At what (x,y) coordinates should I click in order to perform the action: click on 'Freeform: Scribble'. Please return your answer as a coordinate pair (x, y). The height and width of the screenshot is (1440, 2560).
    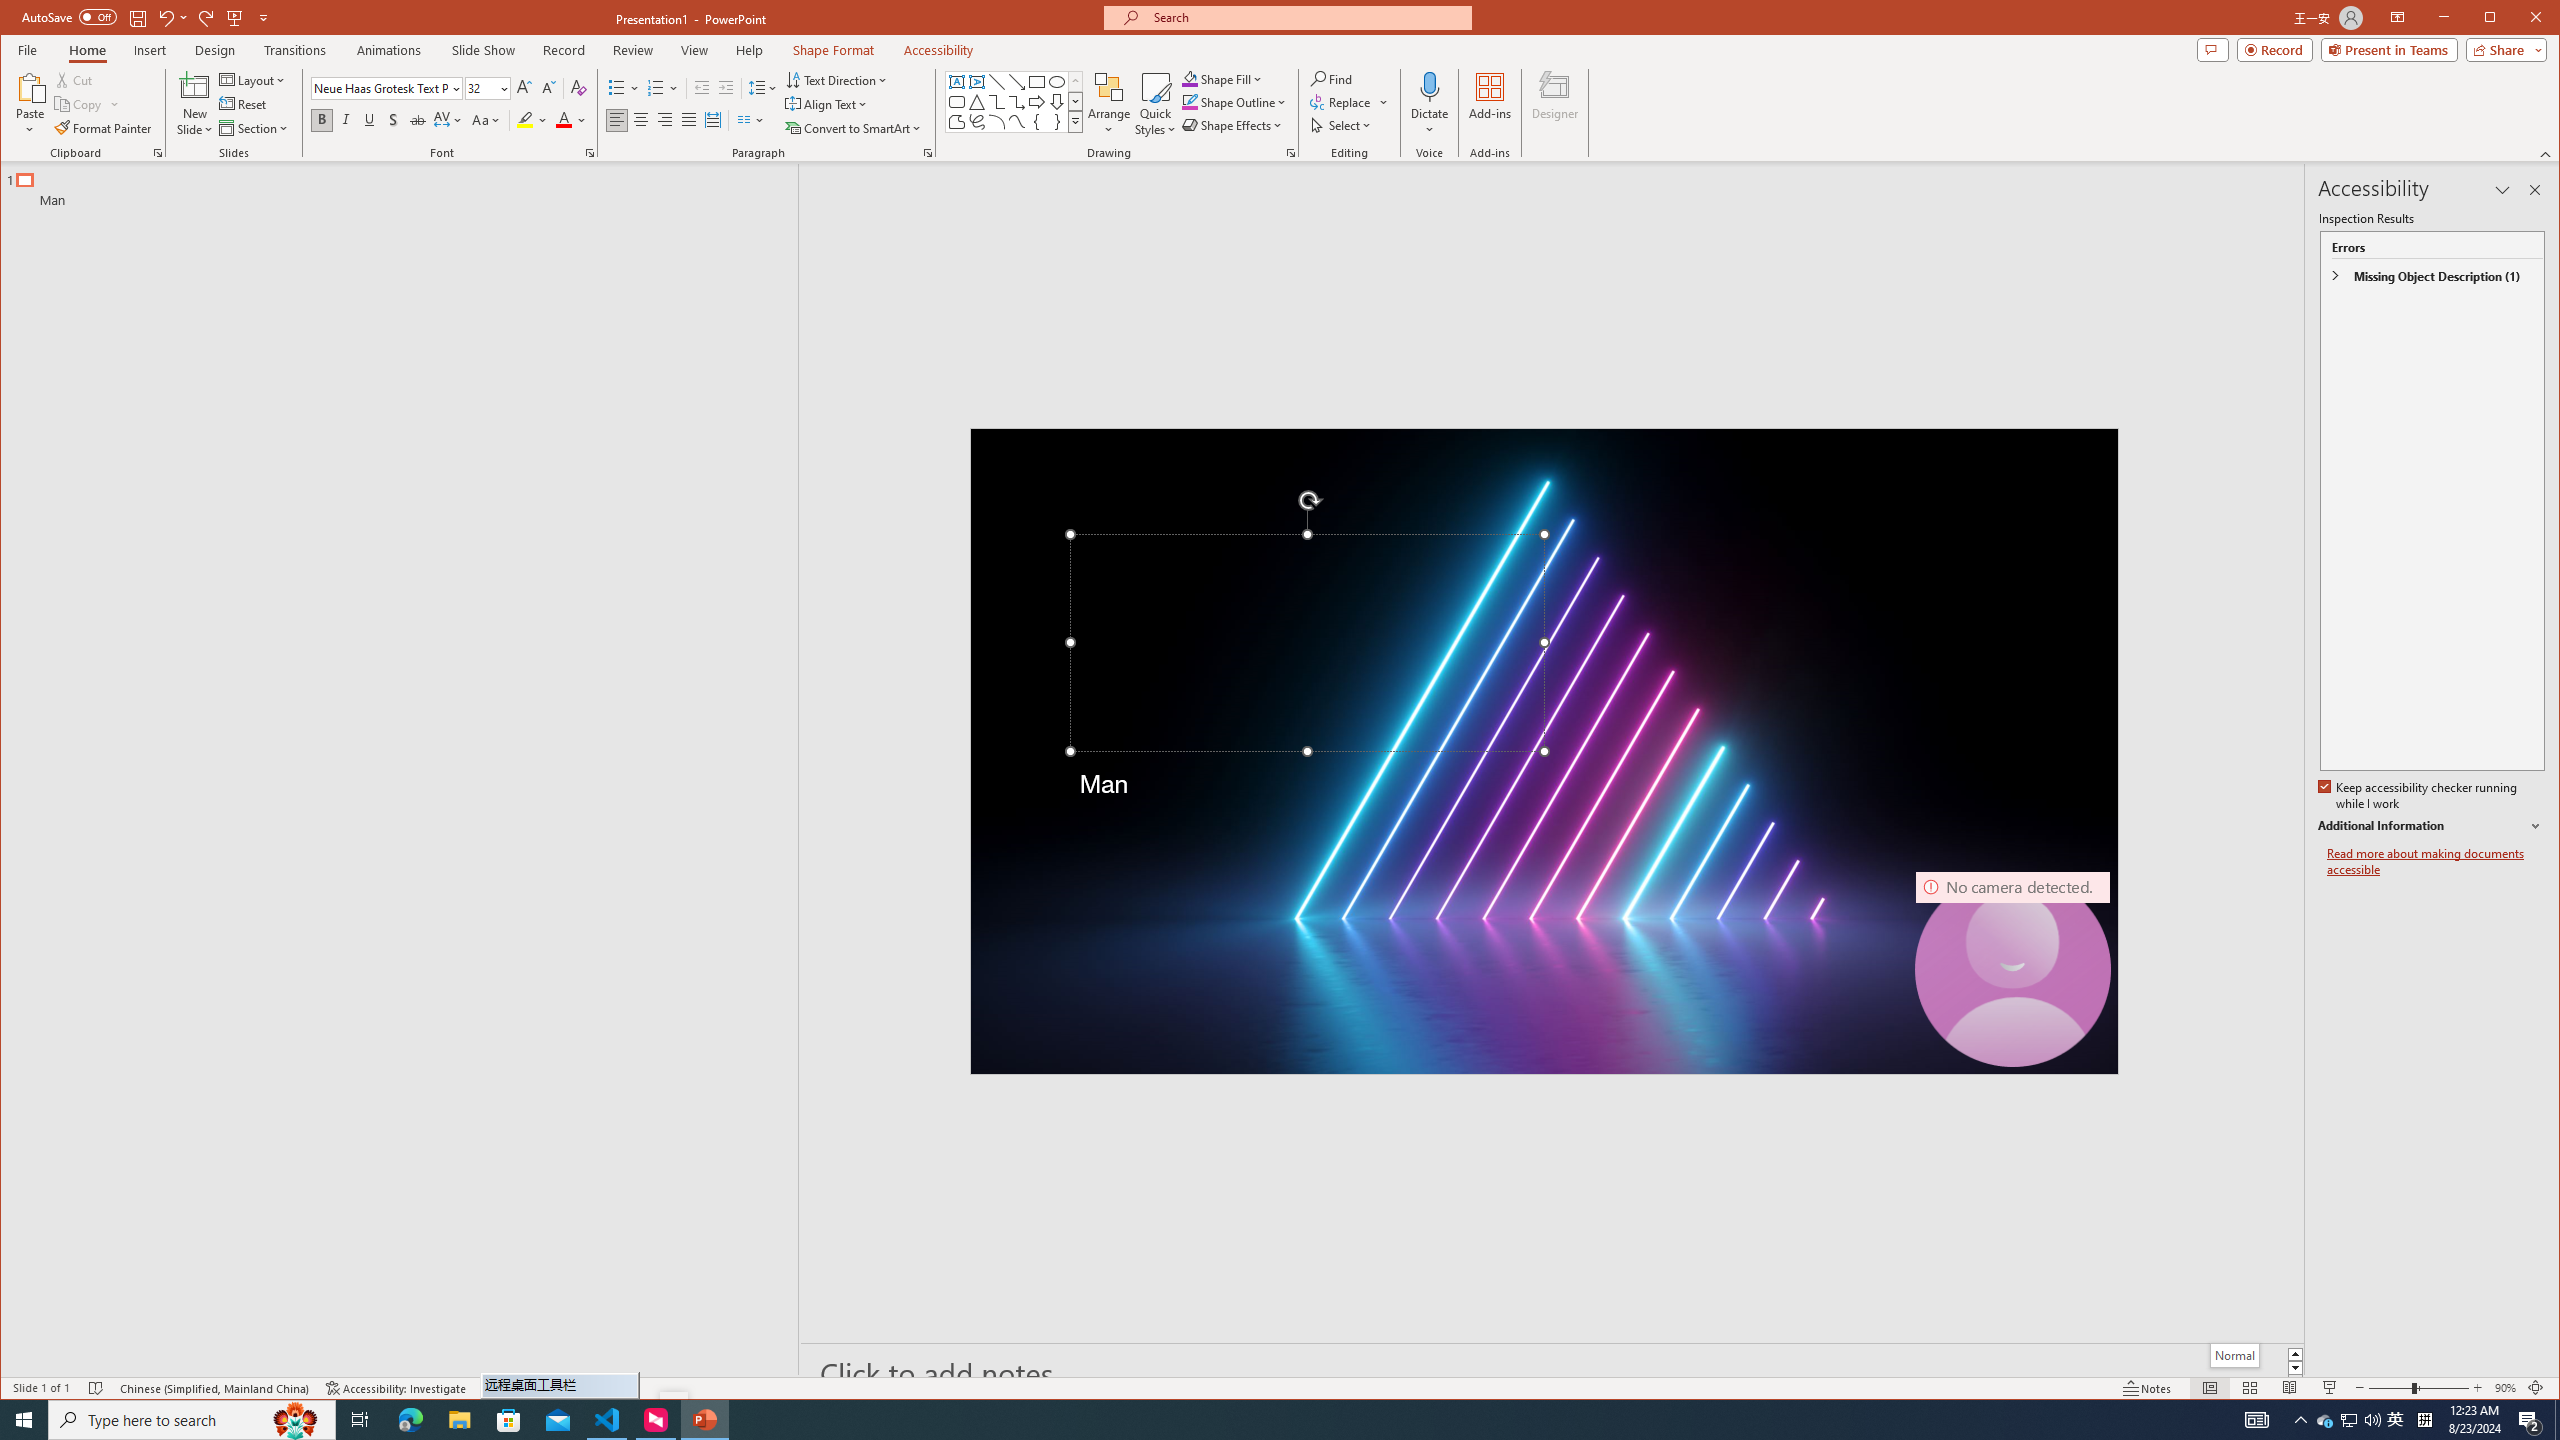
    Looking at the image, I should click on (977, 122).